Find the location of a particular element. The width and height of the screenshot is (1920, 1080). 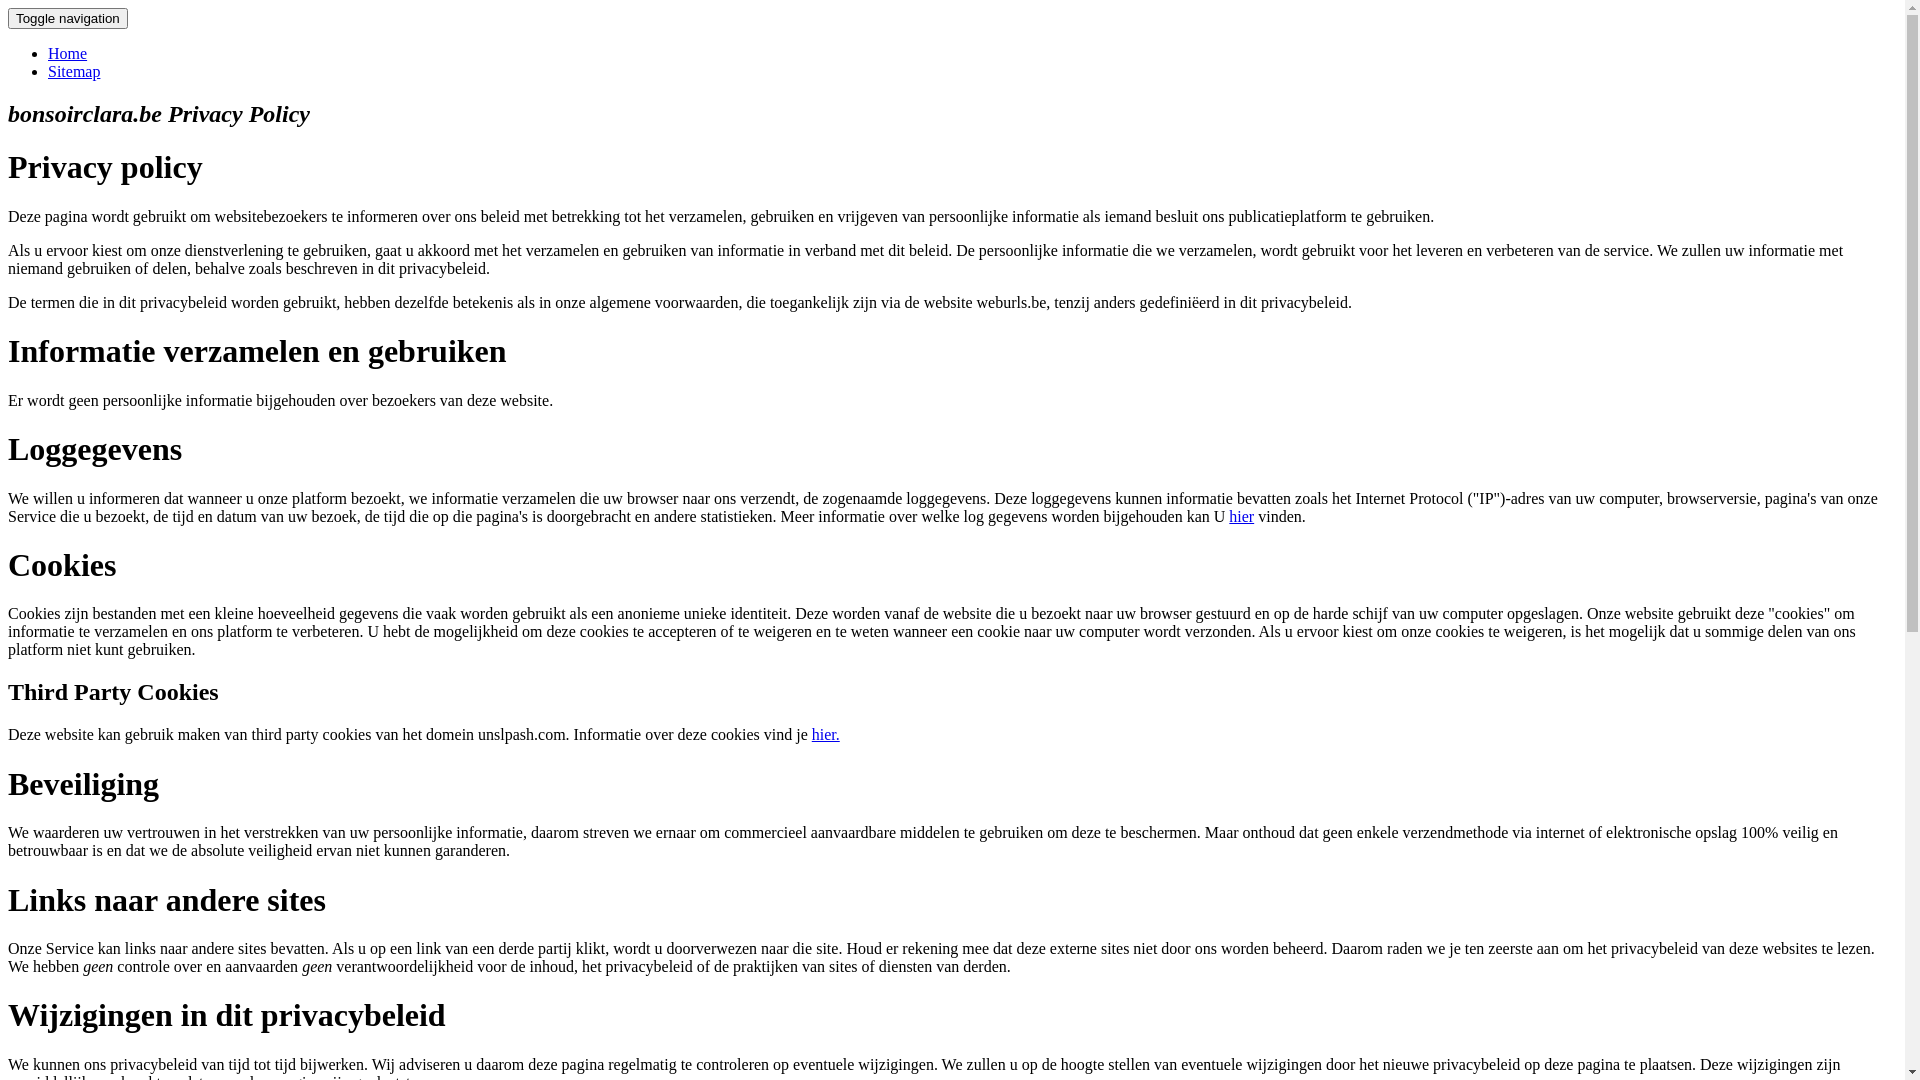

'hier.' is located at coordinates (825, 734).